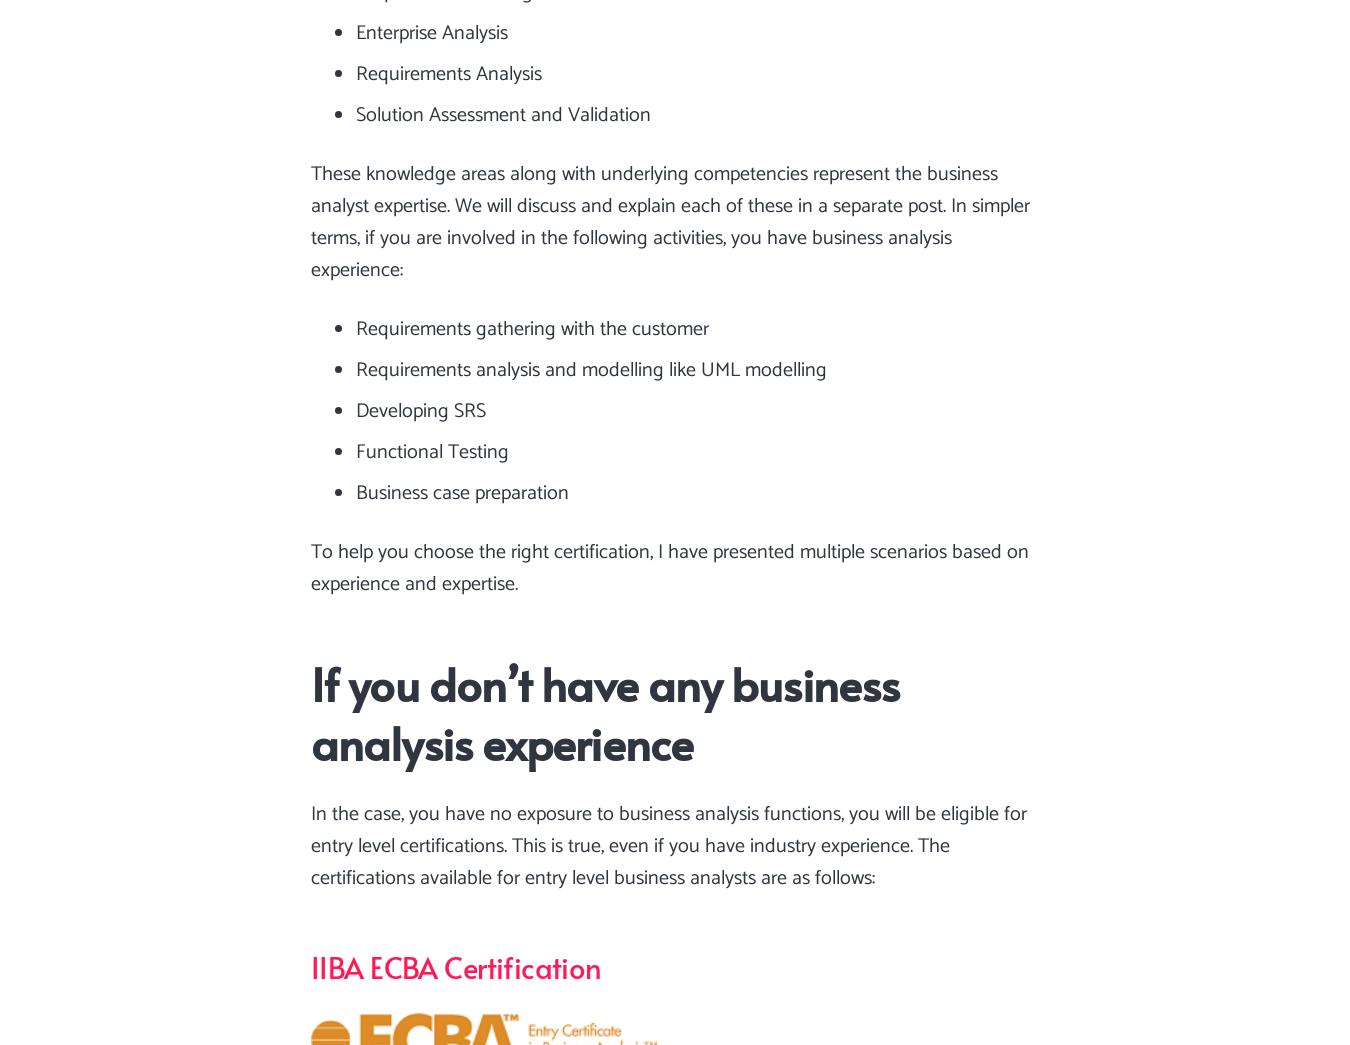  Describe the element at coordinates (455, 966) in the screenshot. I see `'IIBA ECBA Certification'` at that location.